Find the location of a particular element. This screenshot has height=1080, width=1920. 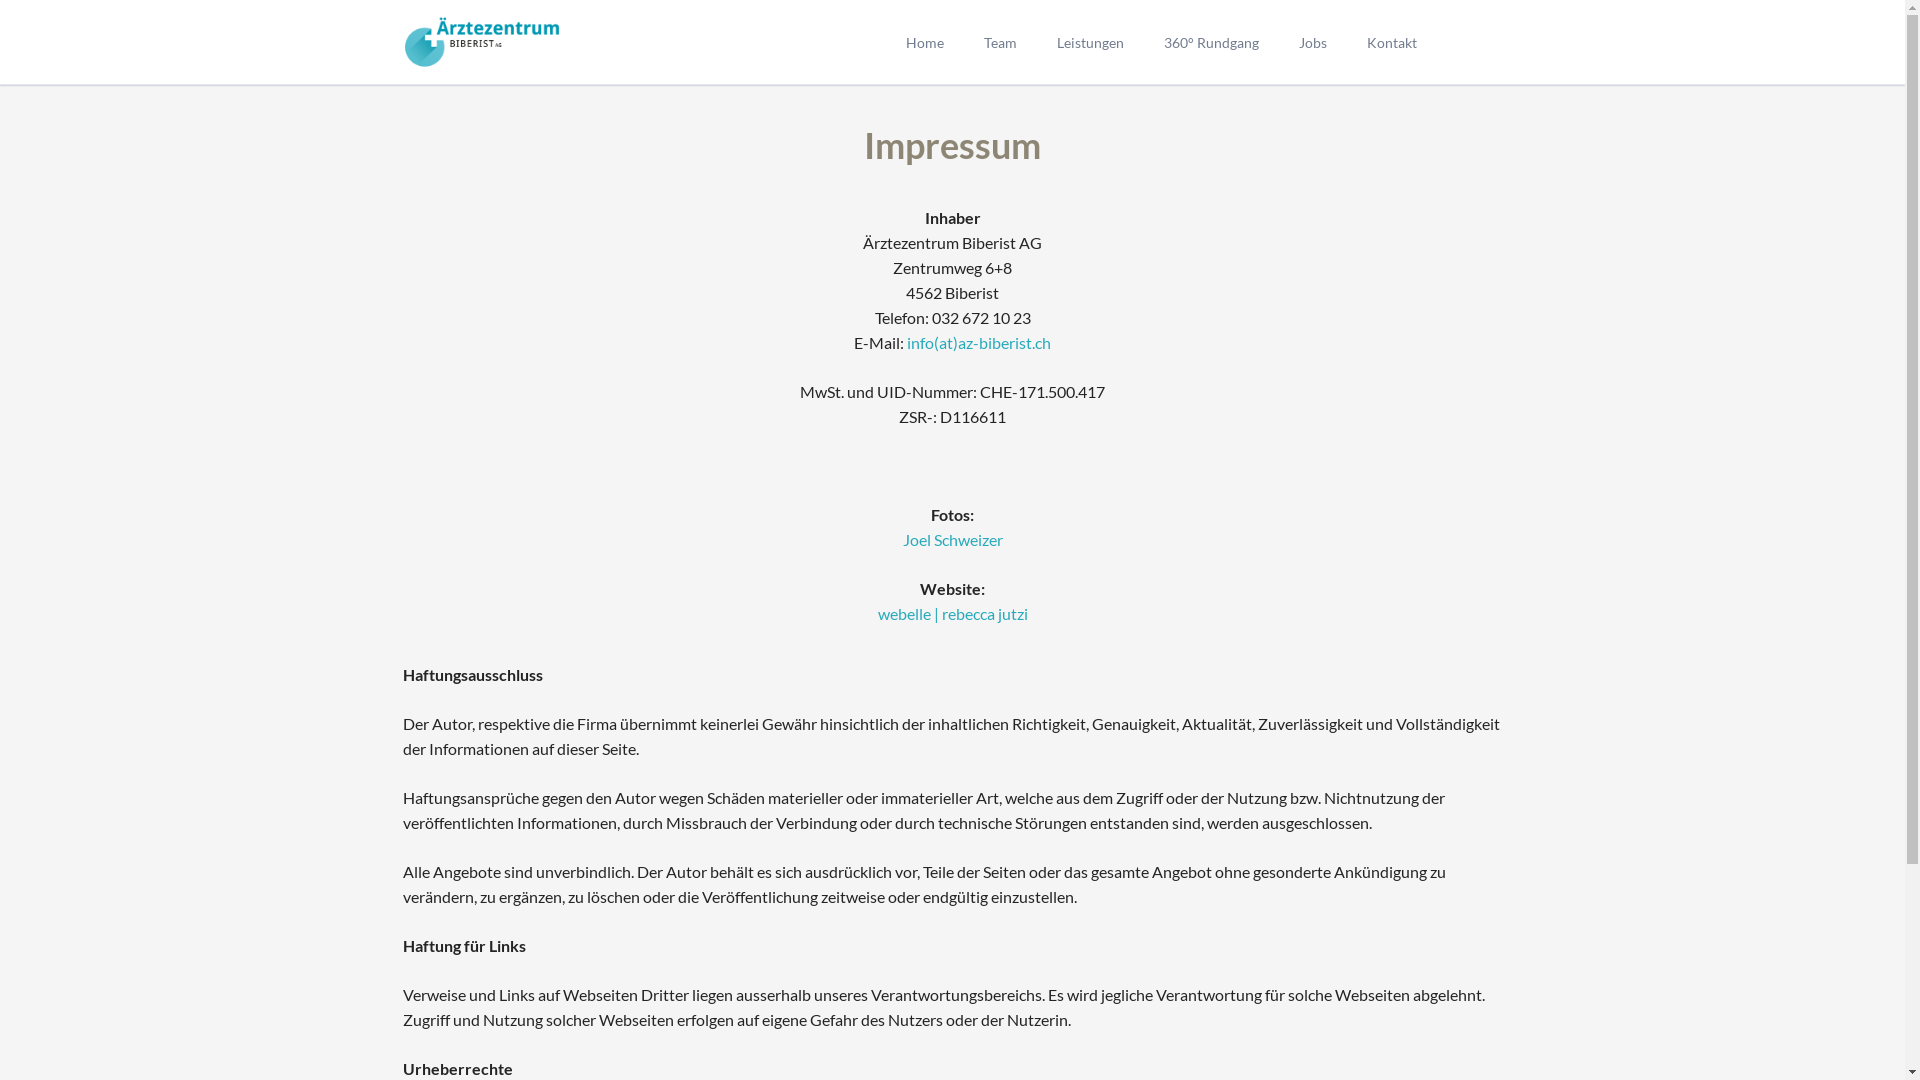

'Leistungen' is located at coordinates (1088, 42).